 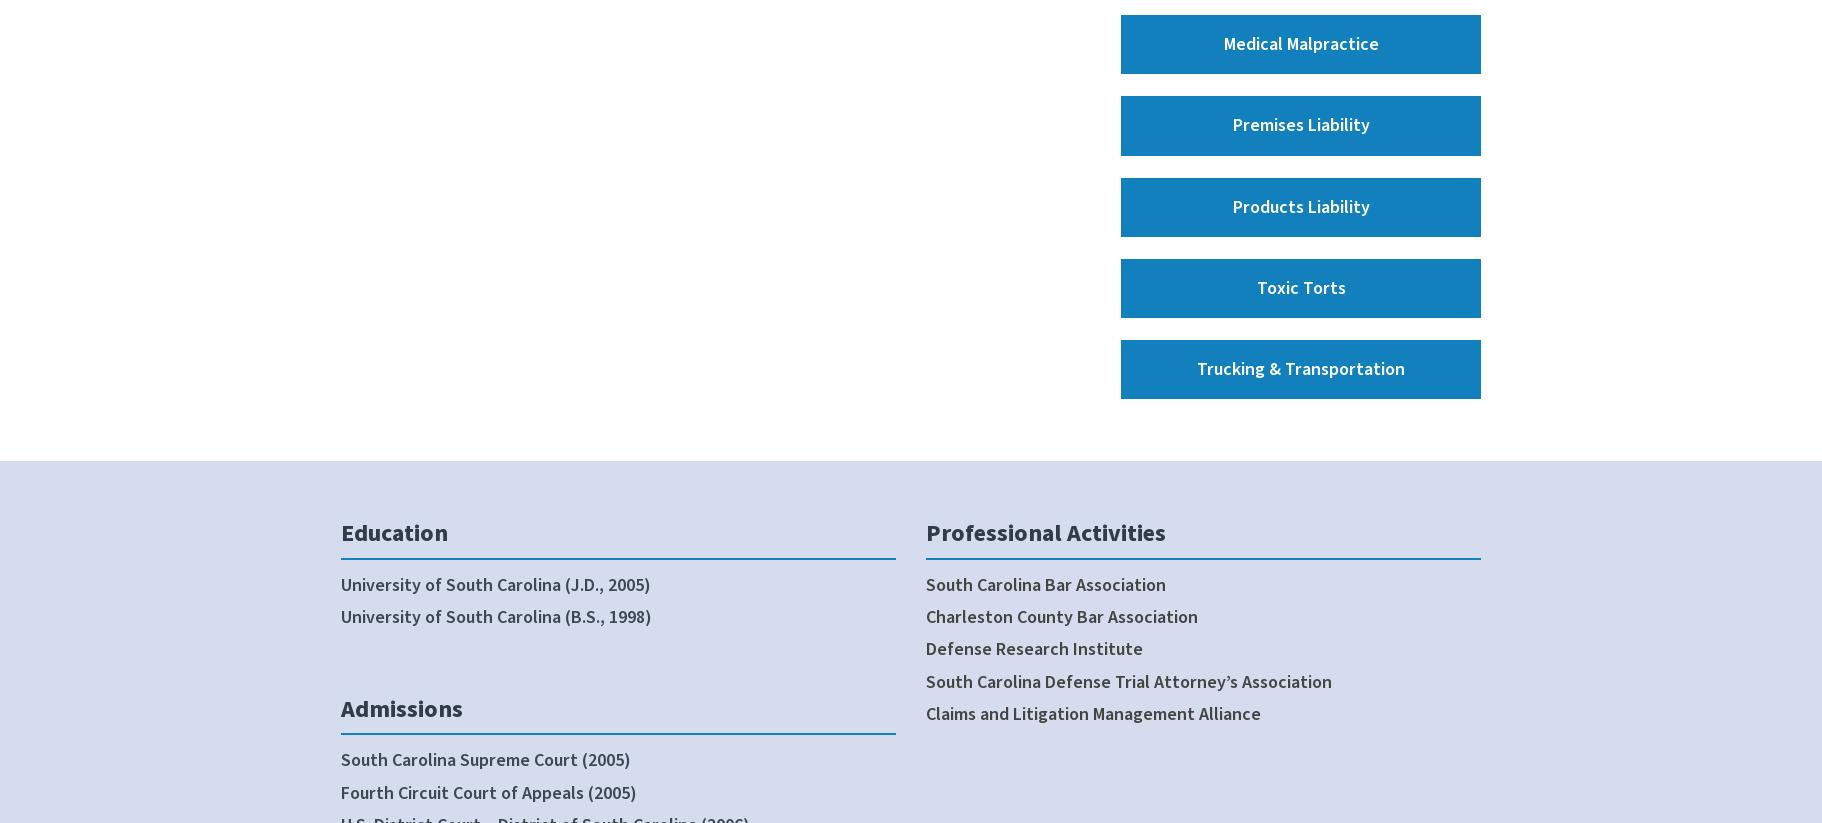 What do you see at coordinates (1299, 125) in the screenshot?
I see `'Premises Liability'` at bounding box center [1299, 125].